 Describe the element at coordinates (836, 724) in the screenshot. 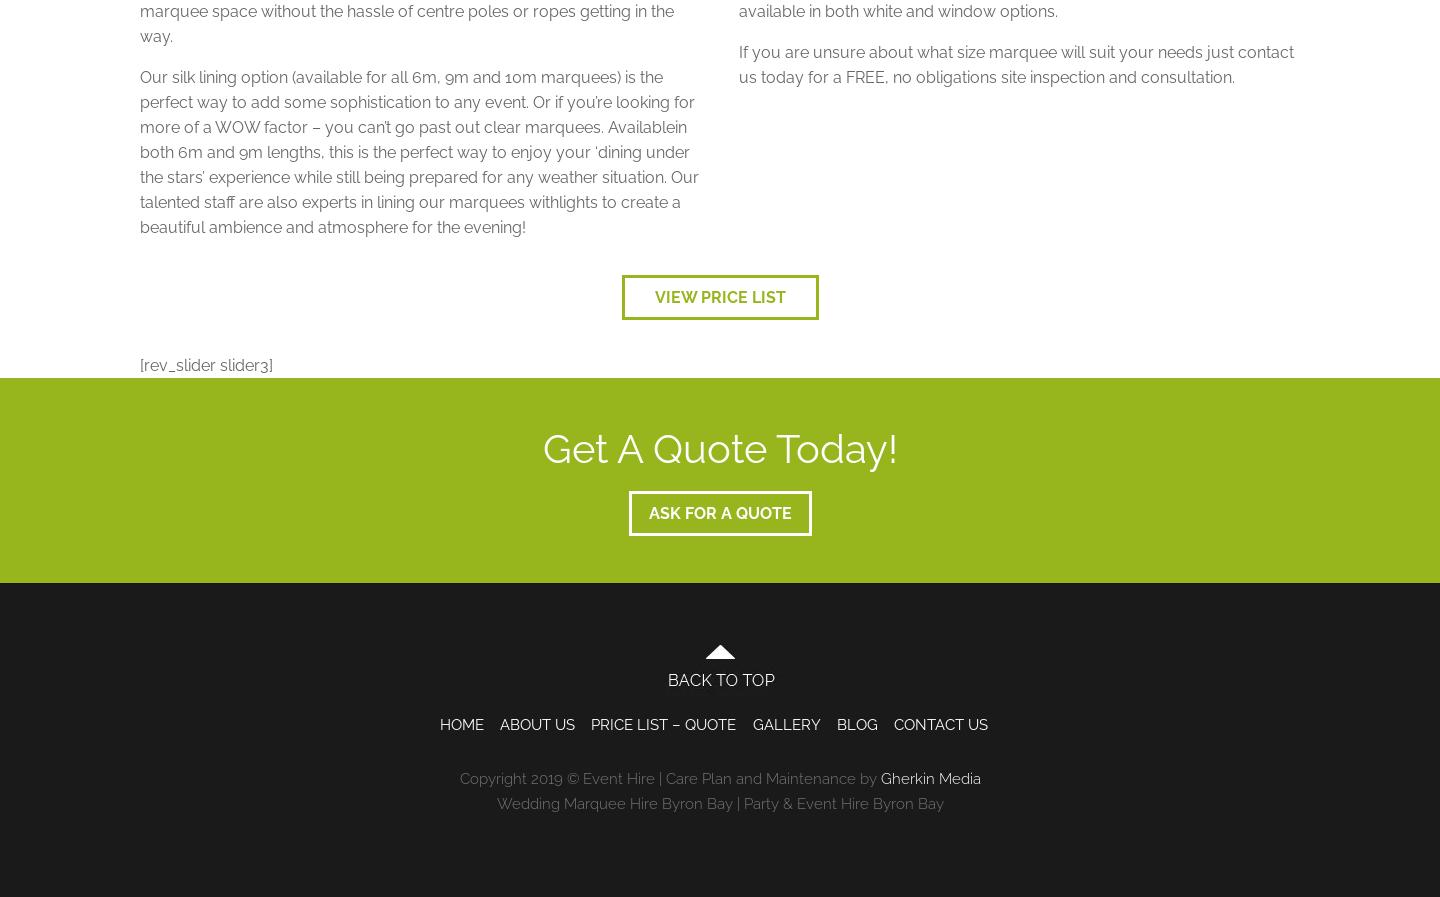

I see `'BLOG'` at that location.